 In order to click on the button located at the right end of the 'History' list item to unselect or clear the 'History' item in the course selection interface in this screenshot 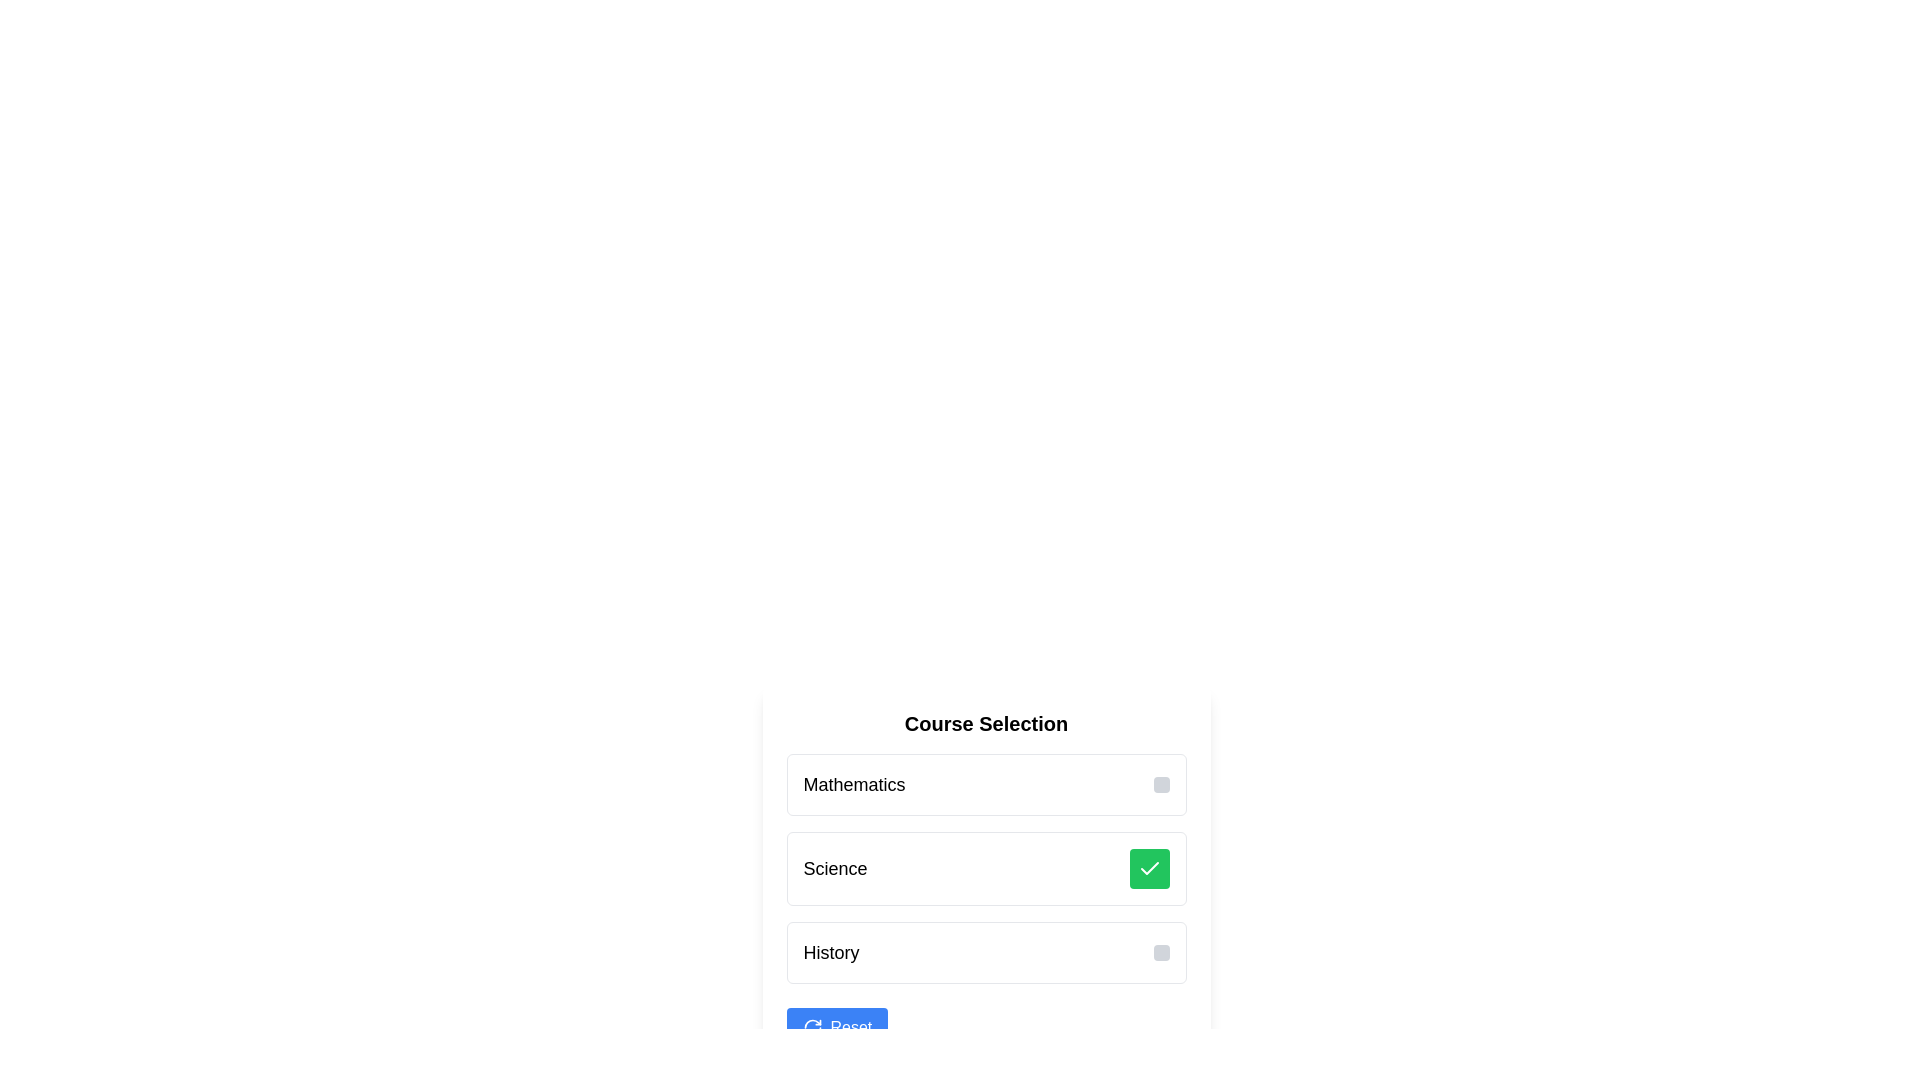, I will do `click(1161, 951)`.